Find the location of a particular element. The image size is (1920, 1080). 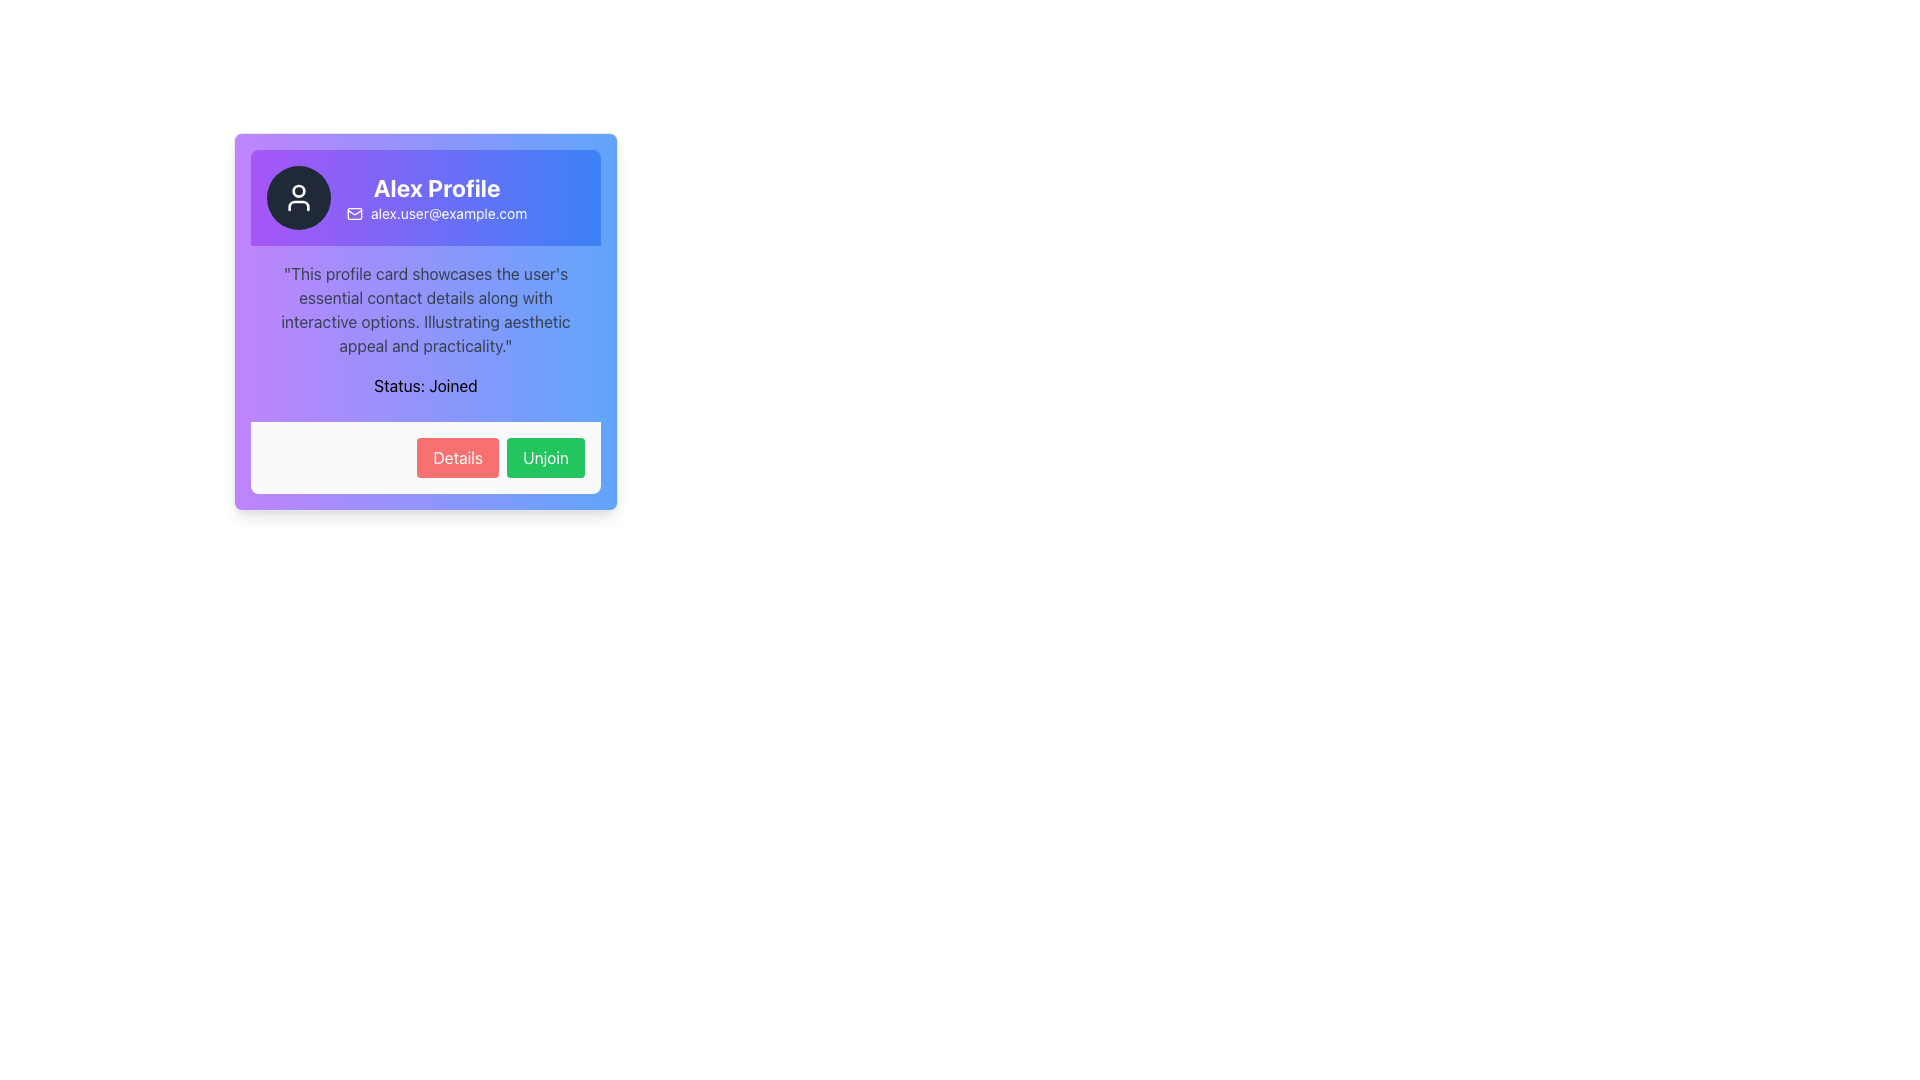

the rectangular 'Unjoin' button with white text on a green background, located in the bottom section of the card interface, next to the red 'Details' button is located at coordinates (546, 458).